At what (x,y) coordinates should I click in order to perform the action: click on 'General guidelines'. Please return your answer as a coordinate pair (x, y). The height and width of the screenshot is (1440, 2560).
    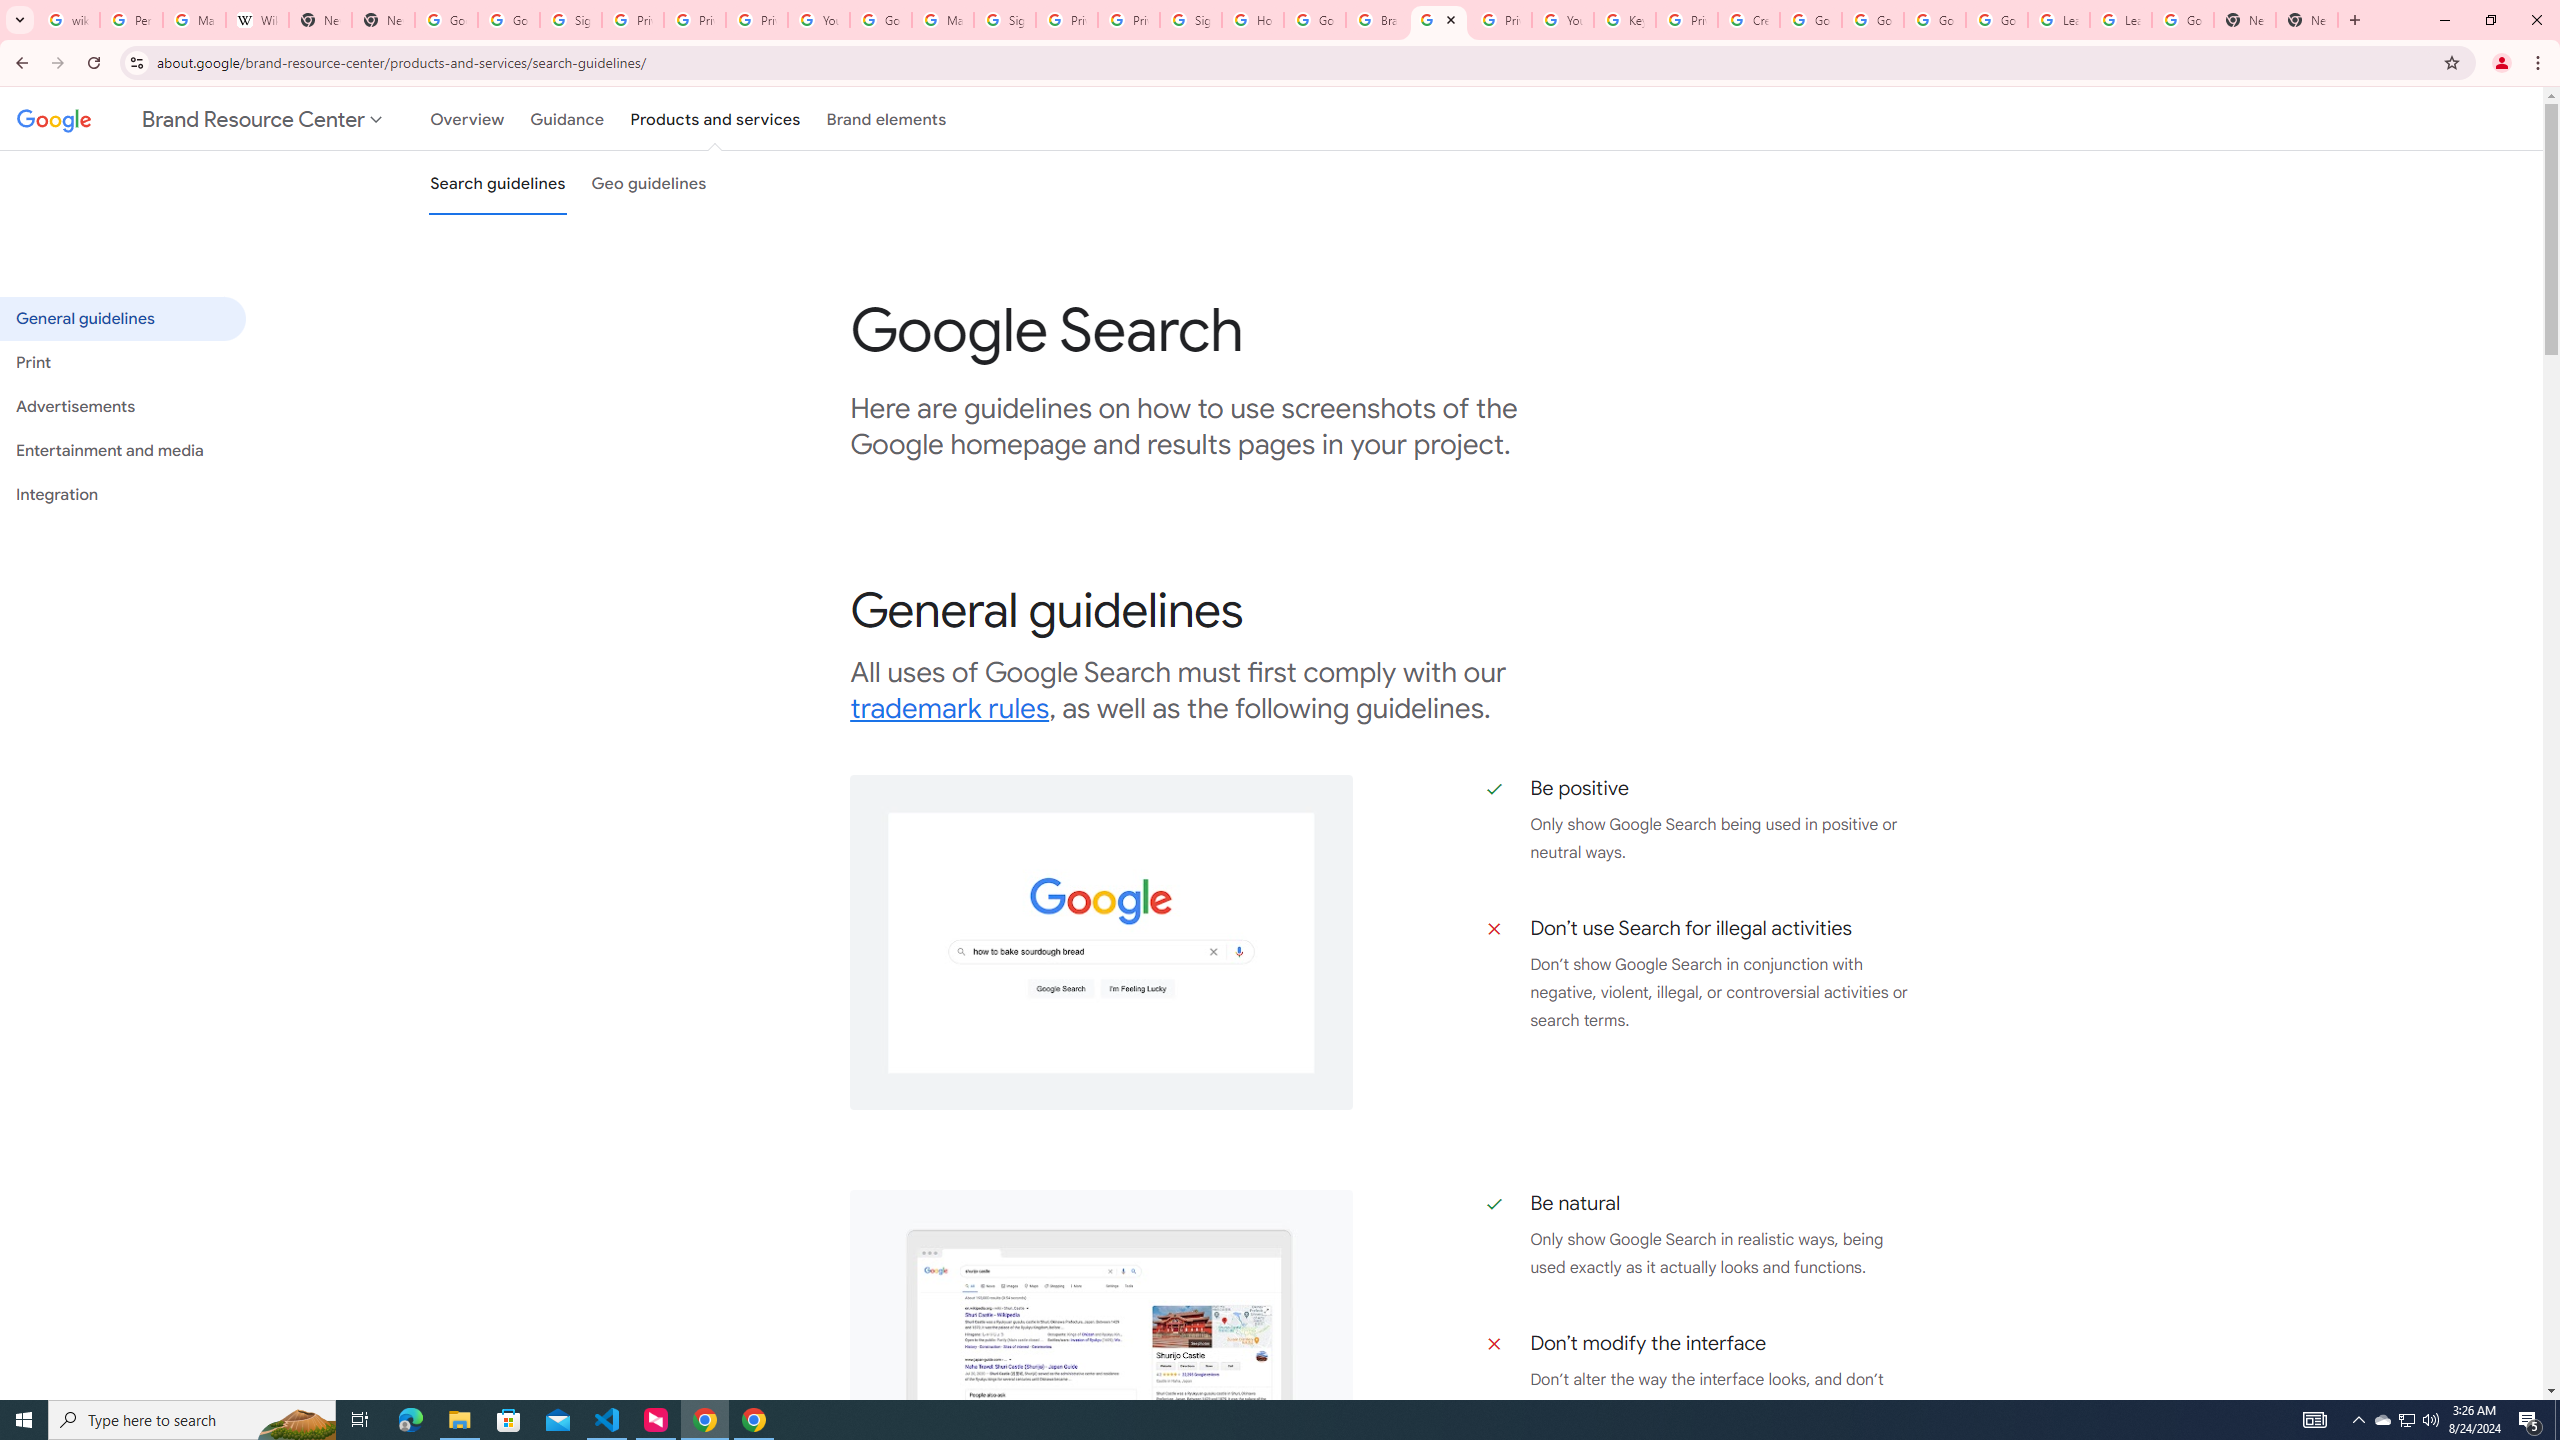
    Looking at the image, I should click on (122, 317).